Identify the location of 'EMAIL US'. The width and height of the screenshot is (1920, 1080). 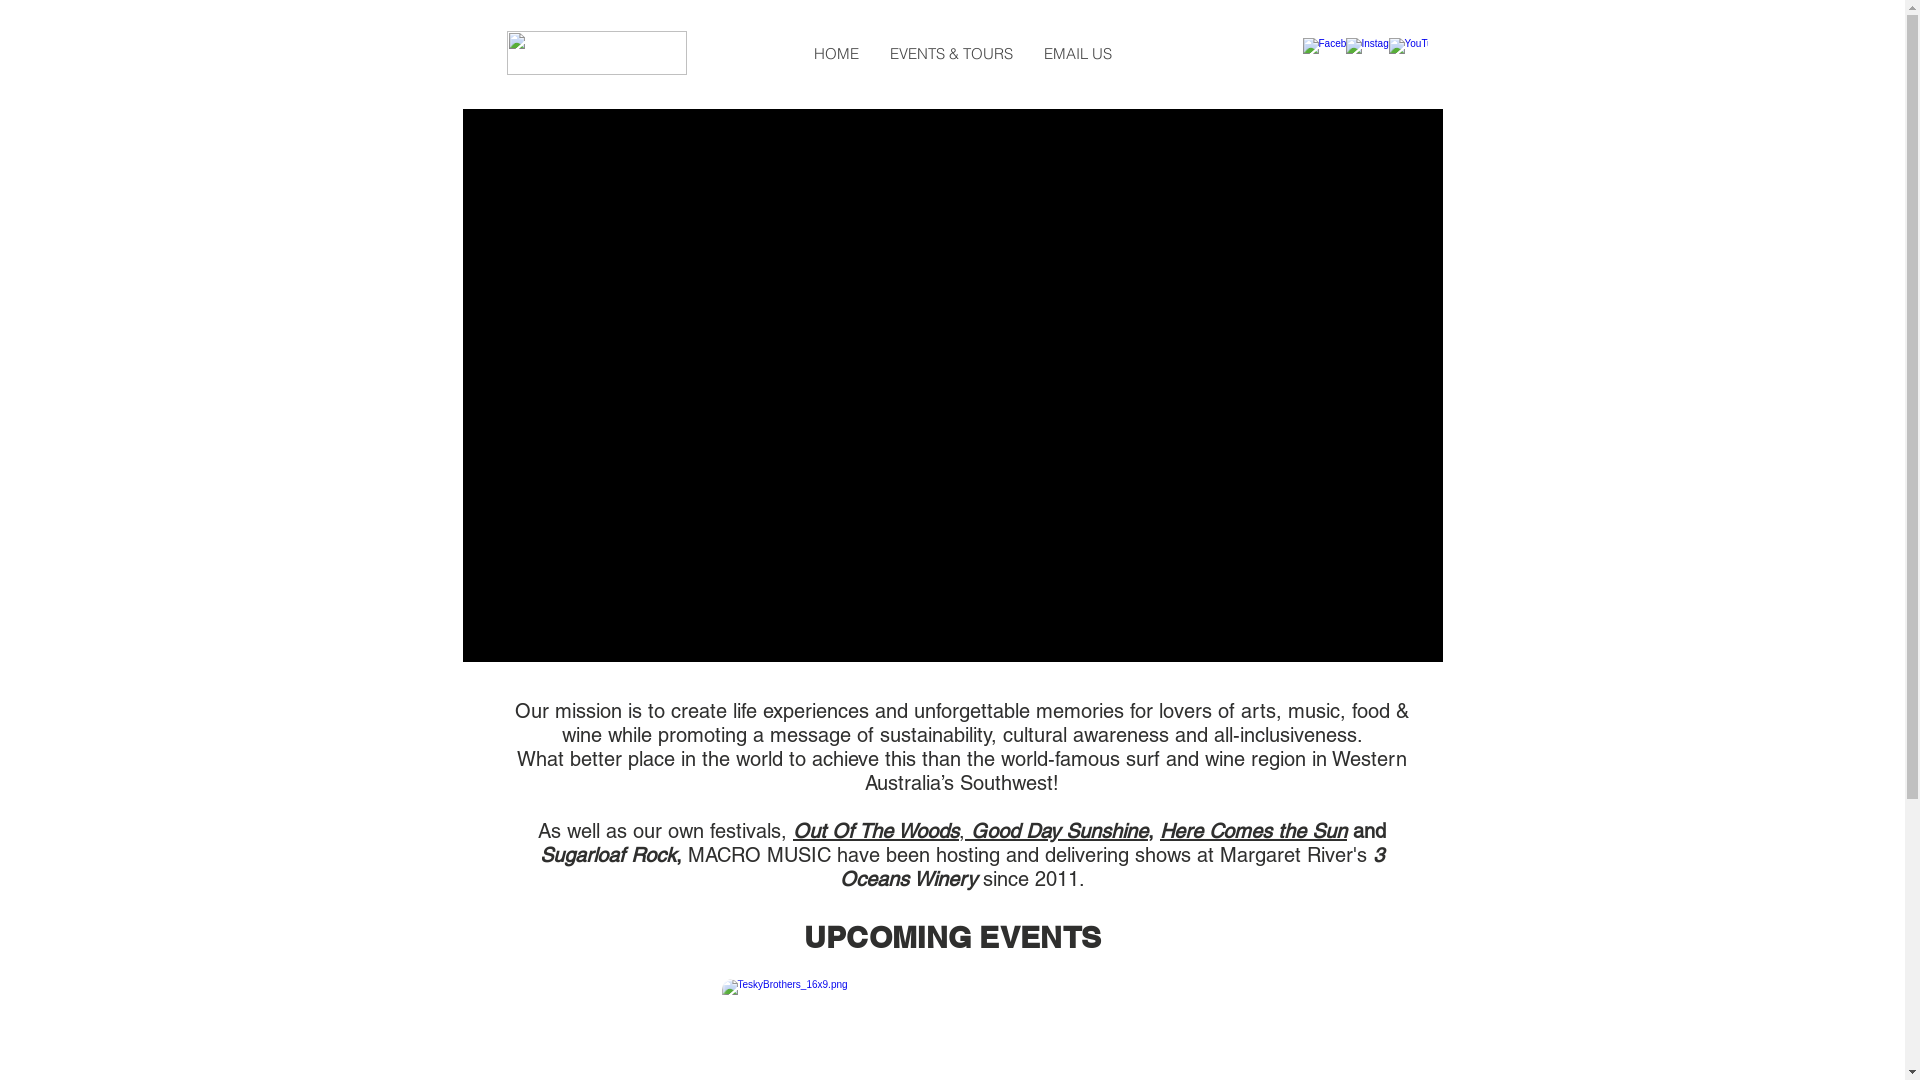
(1076, 52).